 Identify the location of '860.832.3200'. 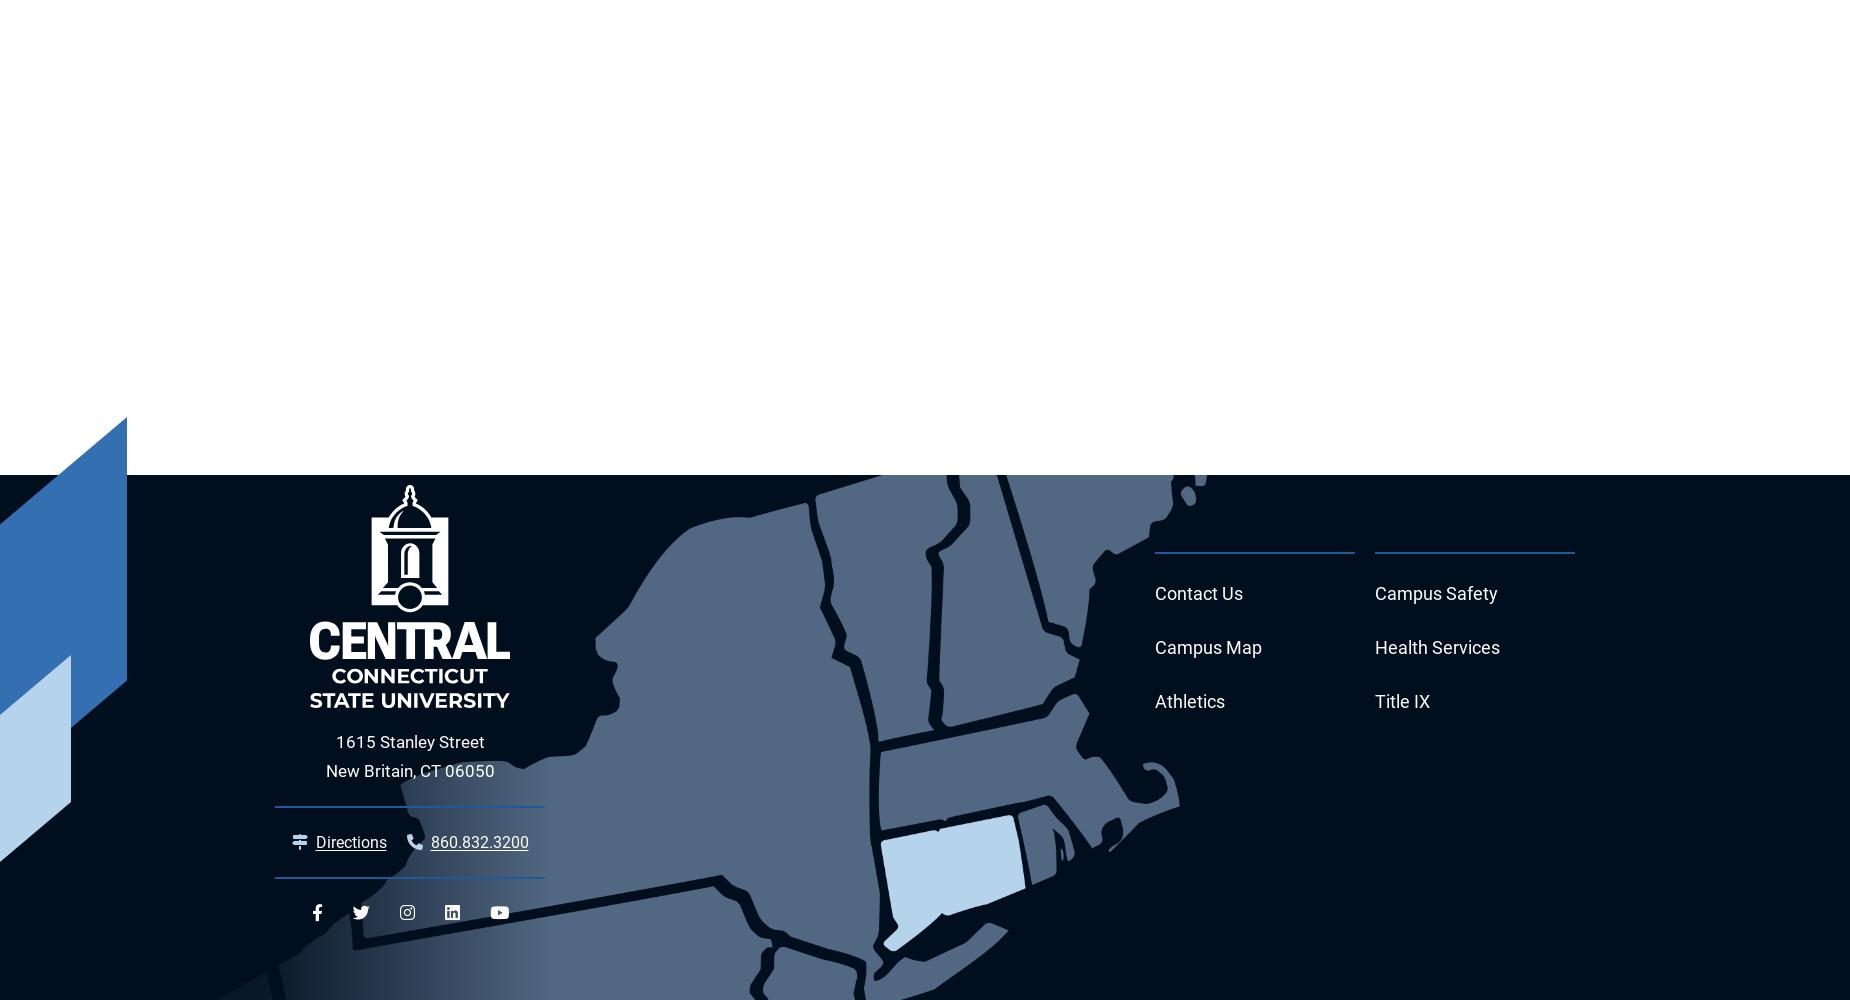
(428, 841).